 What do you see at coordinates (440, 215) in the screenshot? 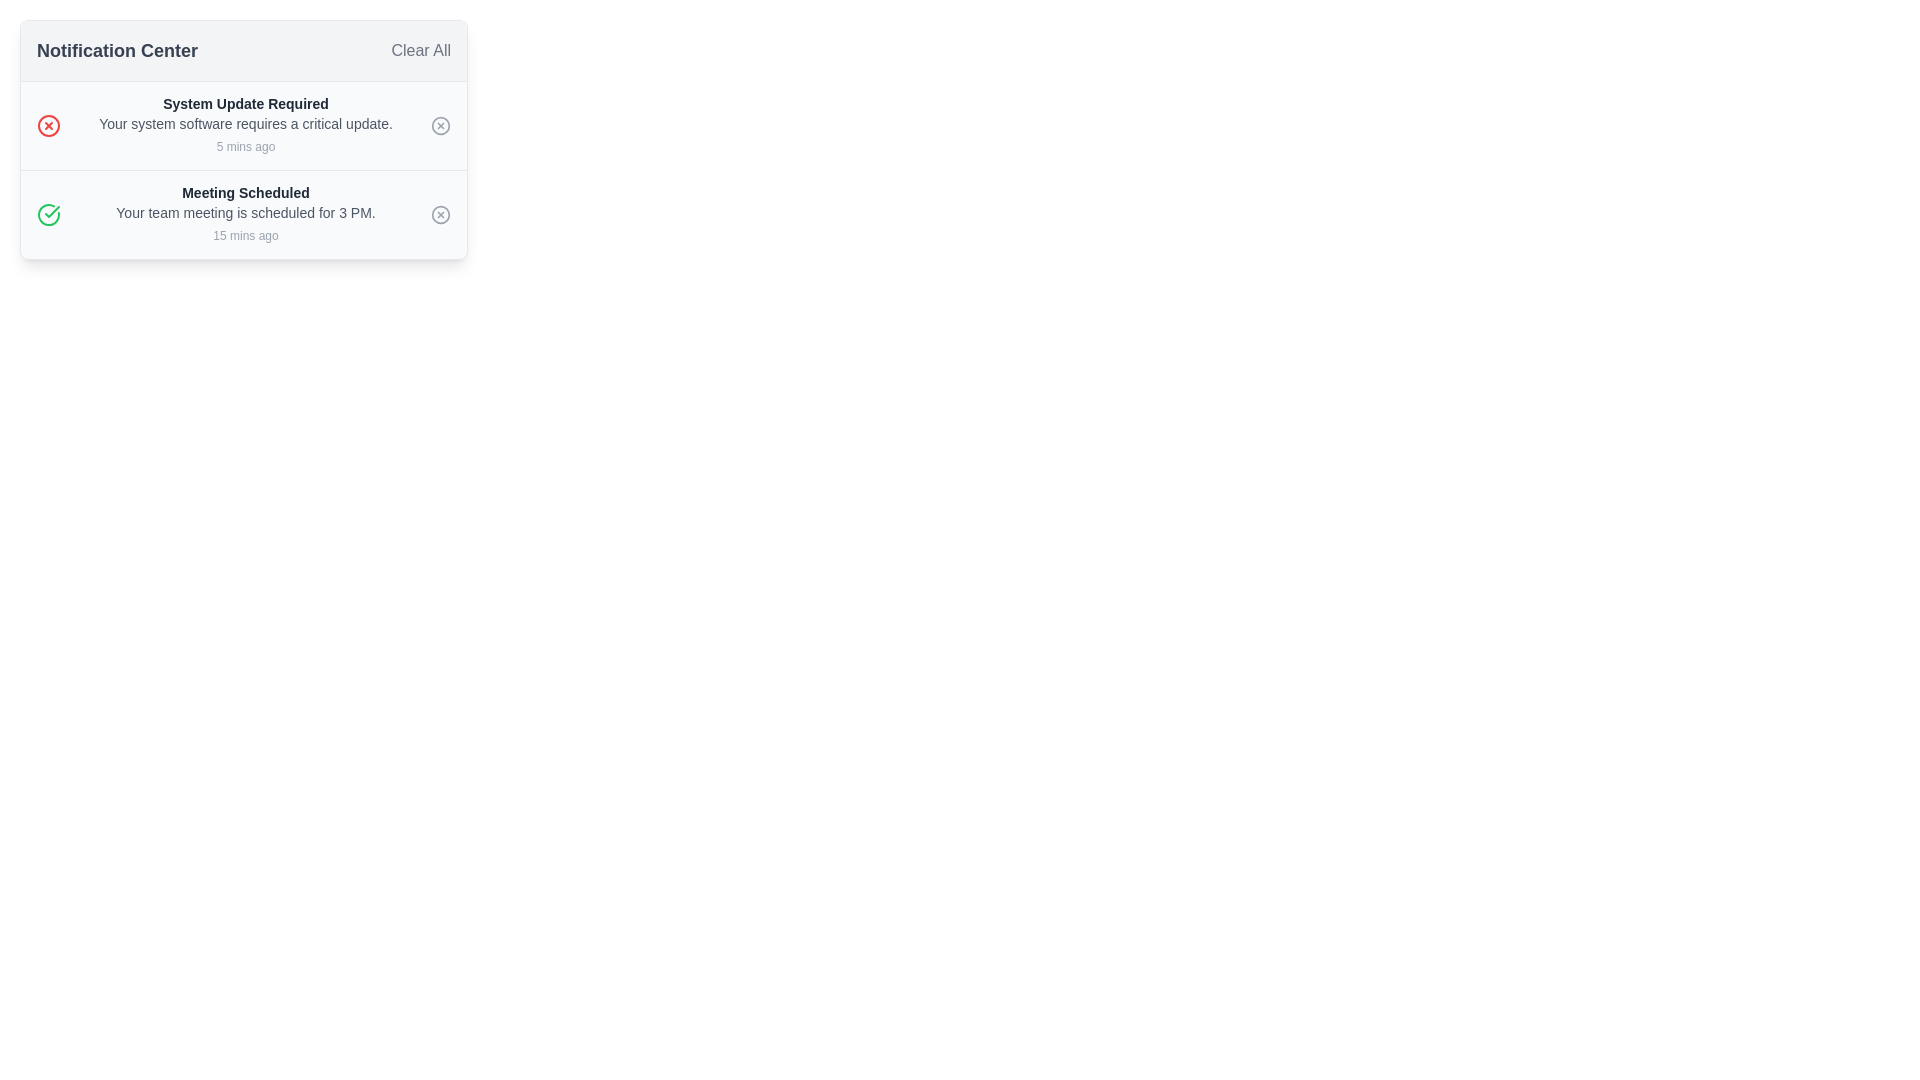
I see `the Circle SVG component that is part of the icon in the second row of notifications, located to the far right of the second notification entry` at bounding box center [440, 215].